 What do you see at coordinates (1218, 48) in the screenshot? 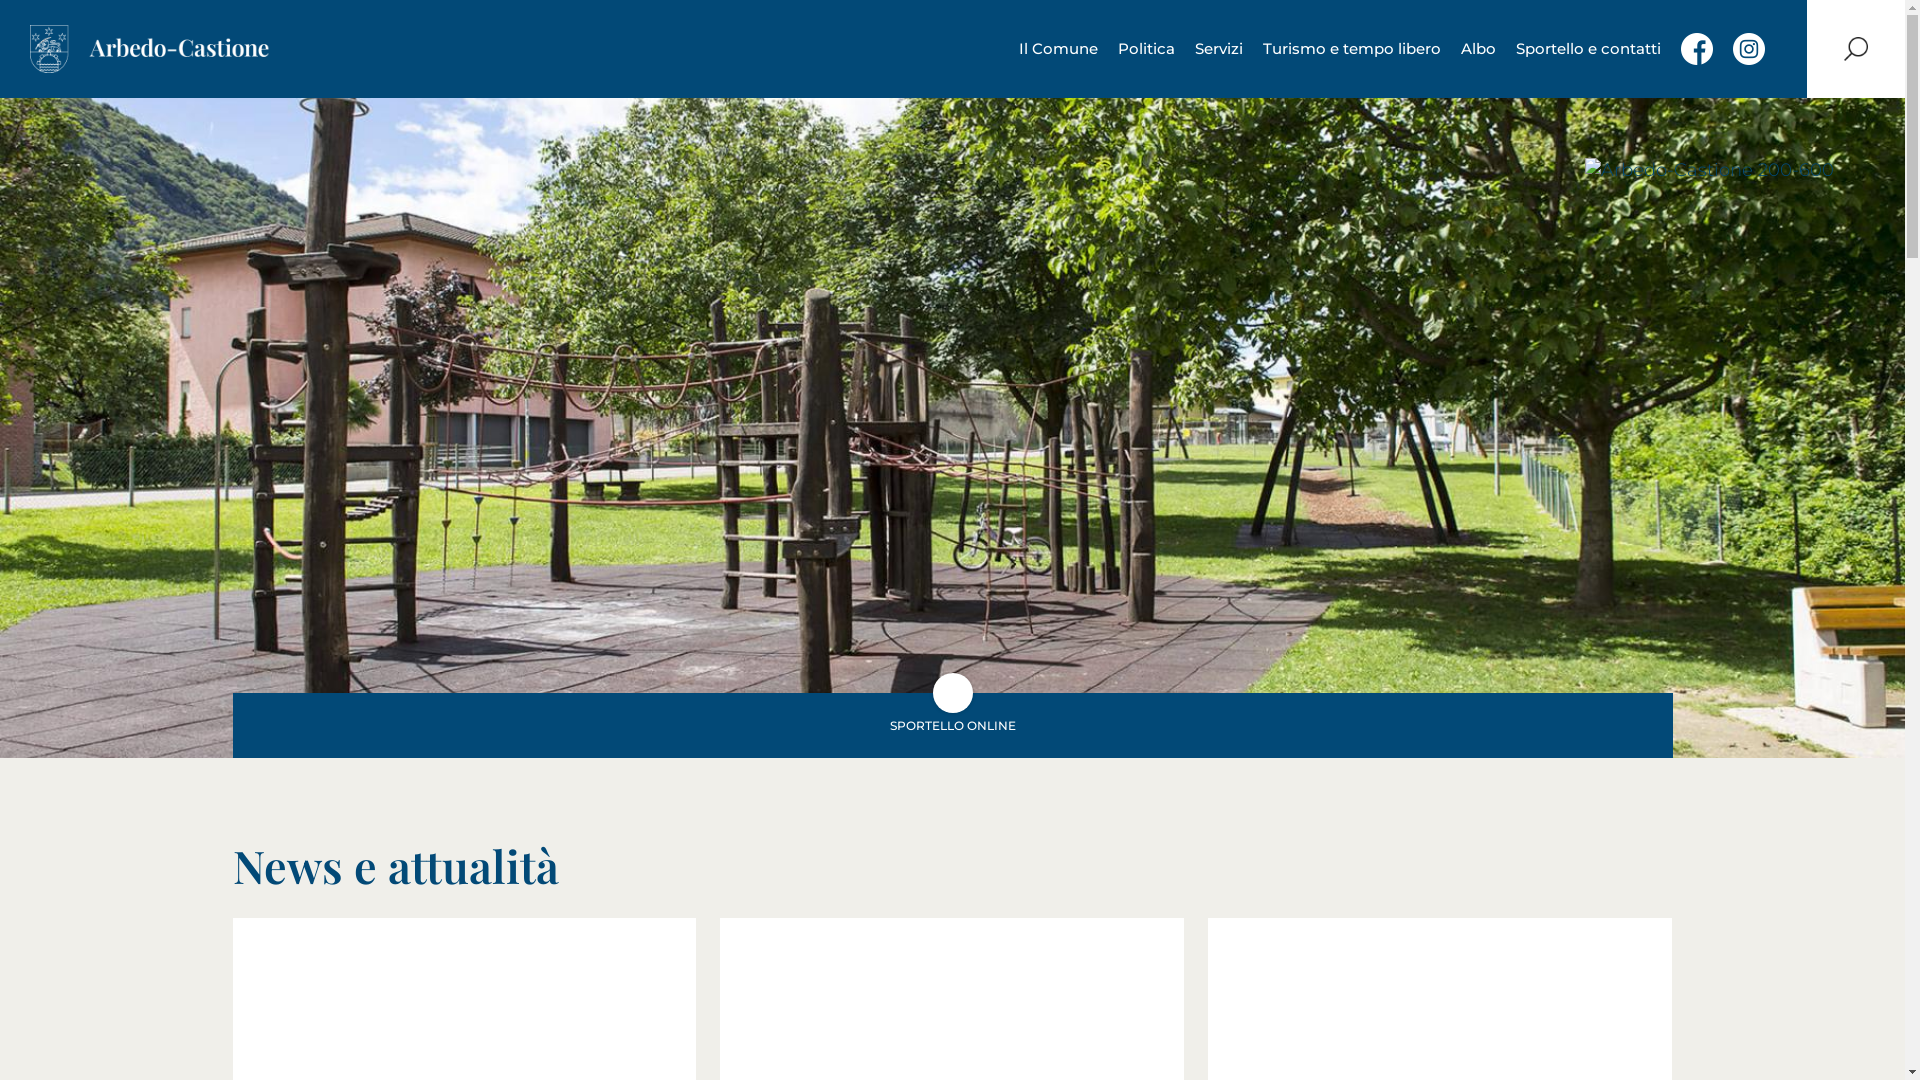
I see `'Servizi'` at bounding box center [1218, 48].